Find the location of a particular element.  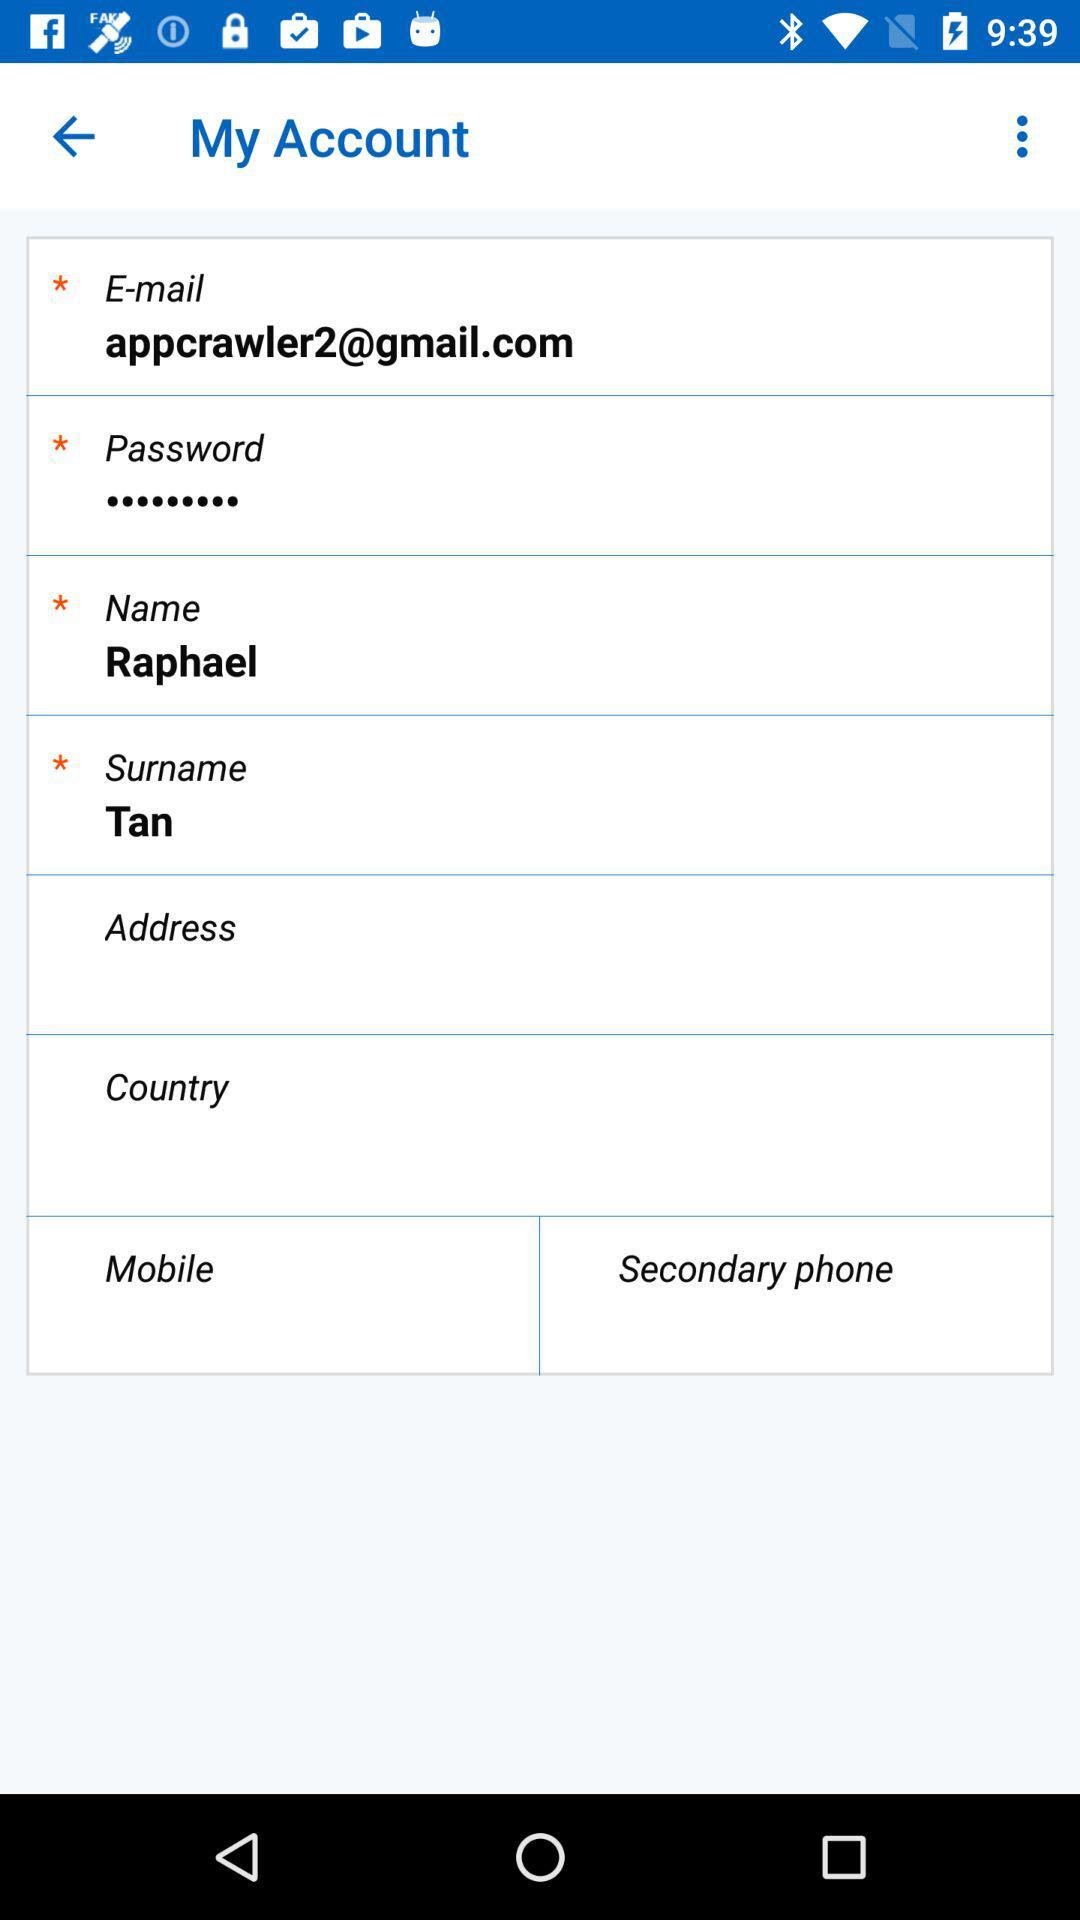

icon below the * is located at coordinates (540, 819).